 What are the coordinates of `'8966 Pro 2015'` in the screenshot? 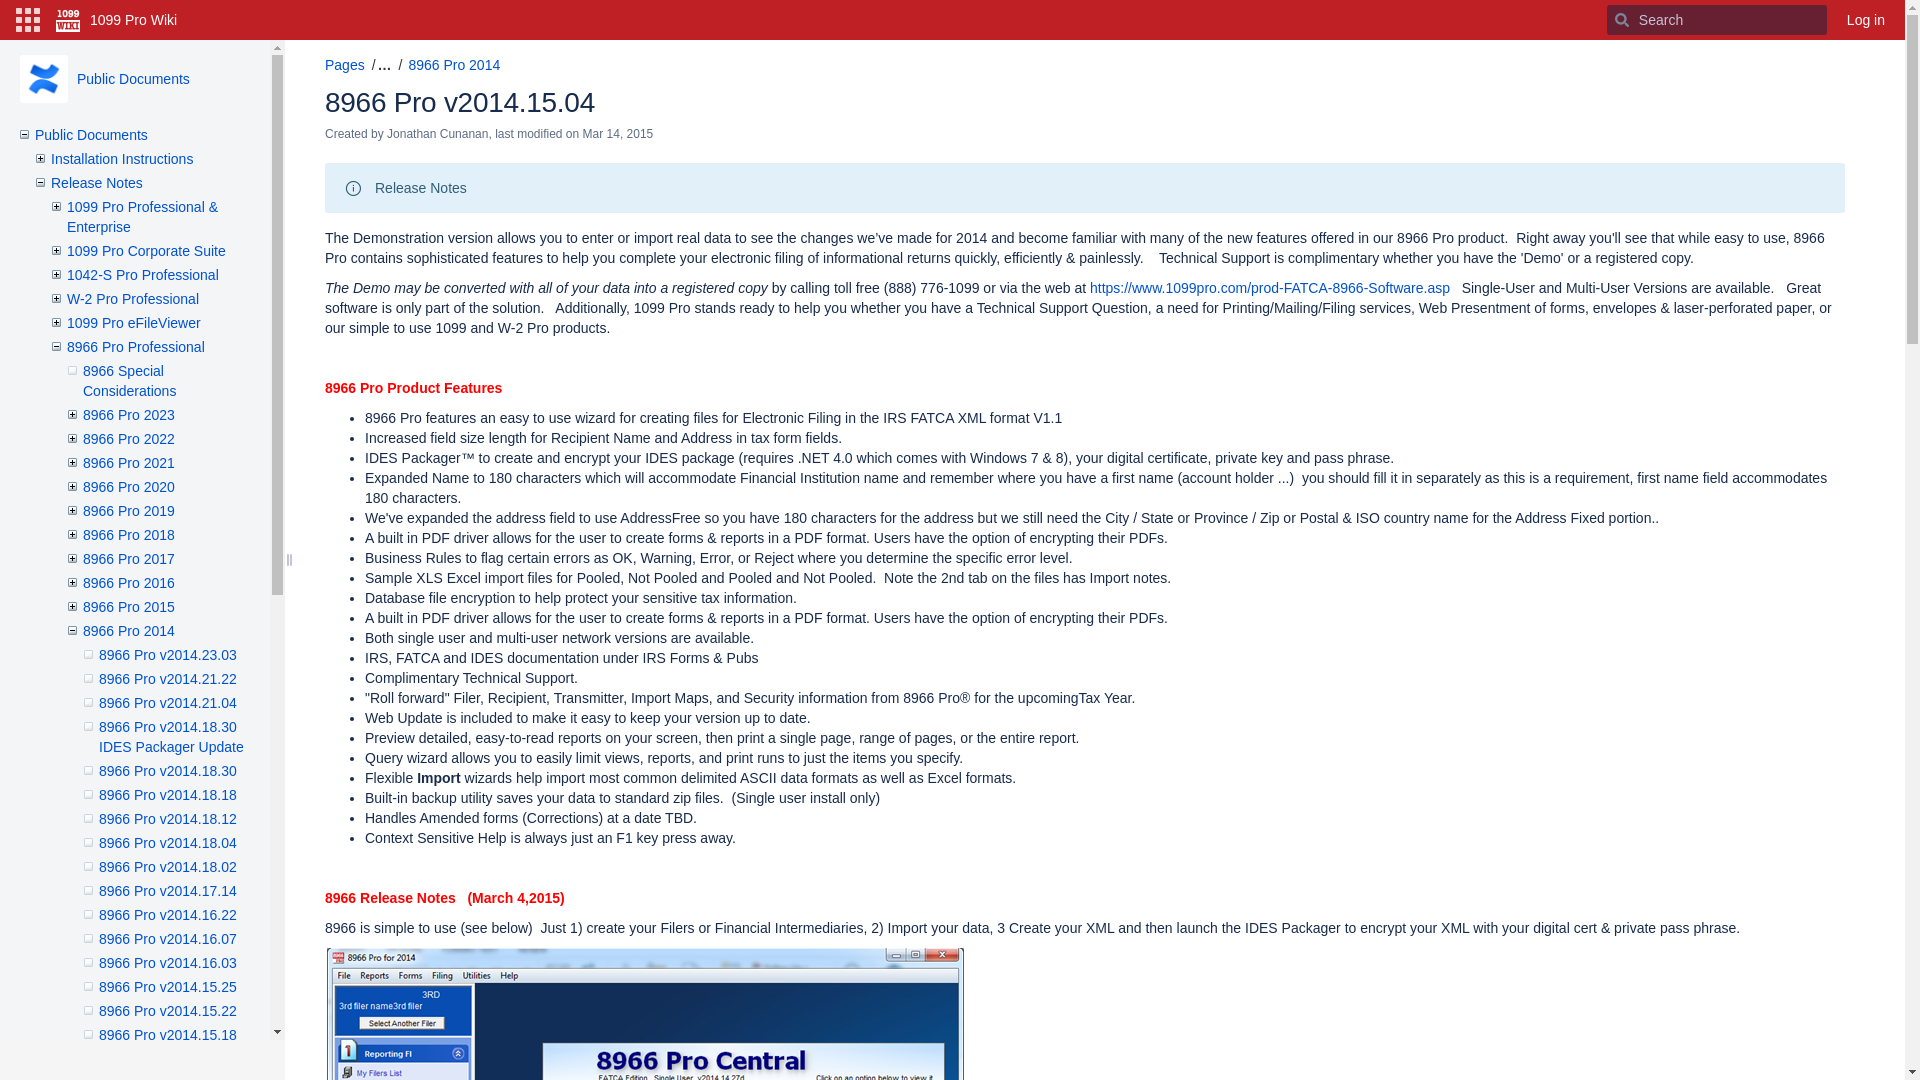 It's located at (128, 605).